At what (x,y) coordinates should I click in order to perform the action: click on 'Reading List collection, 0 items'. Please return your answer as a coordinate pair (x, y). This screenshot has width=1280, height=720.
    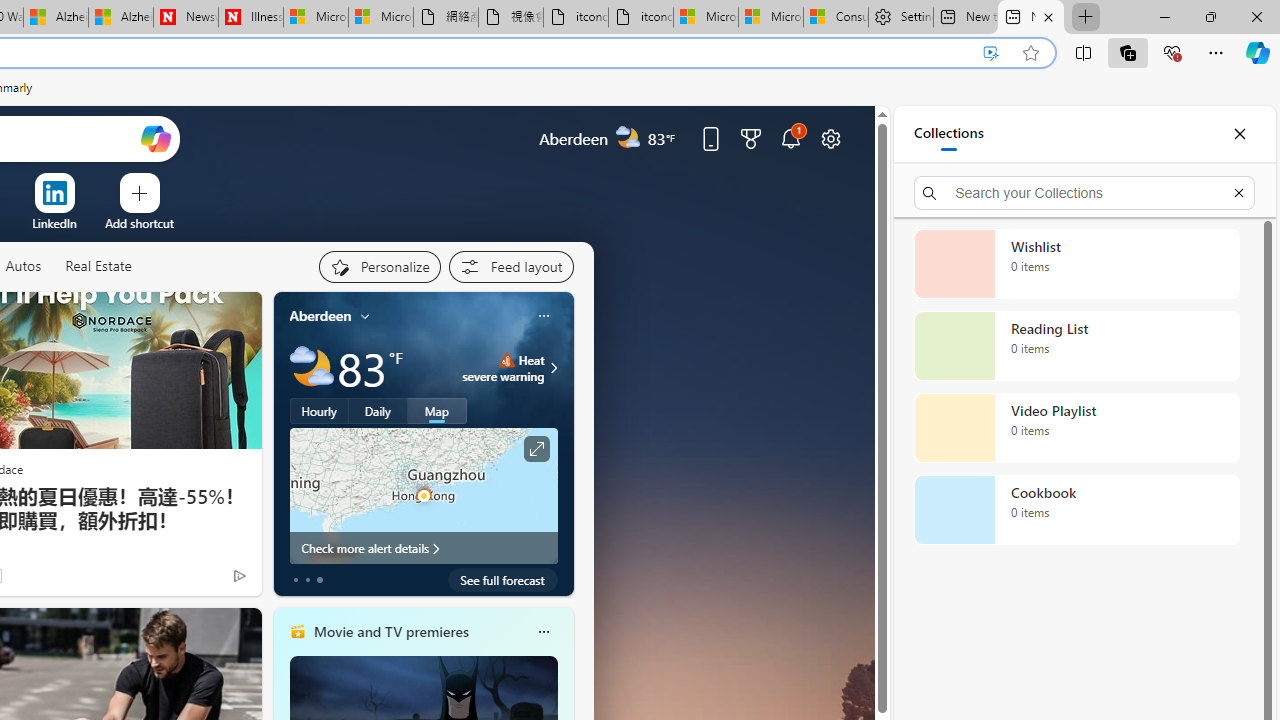
    Looking at the image, I should click on (1076, 344).